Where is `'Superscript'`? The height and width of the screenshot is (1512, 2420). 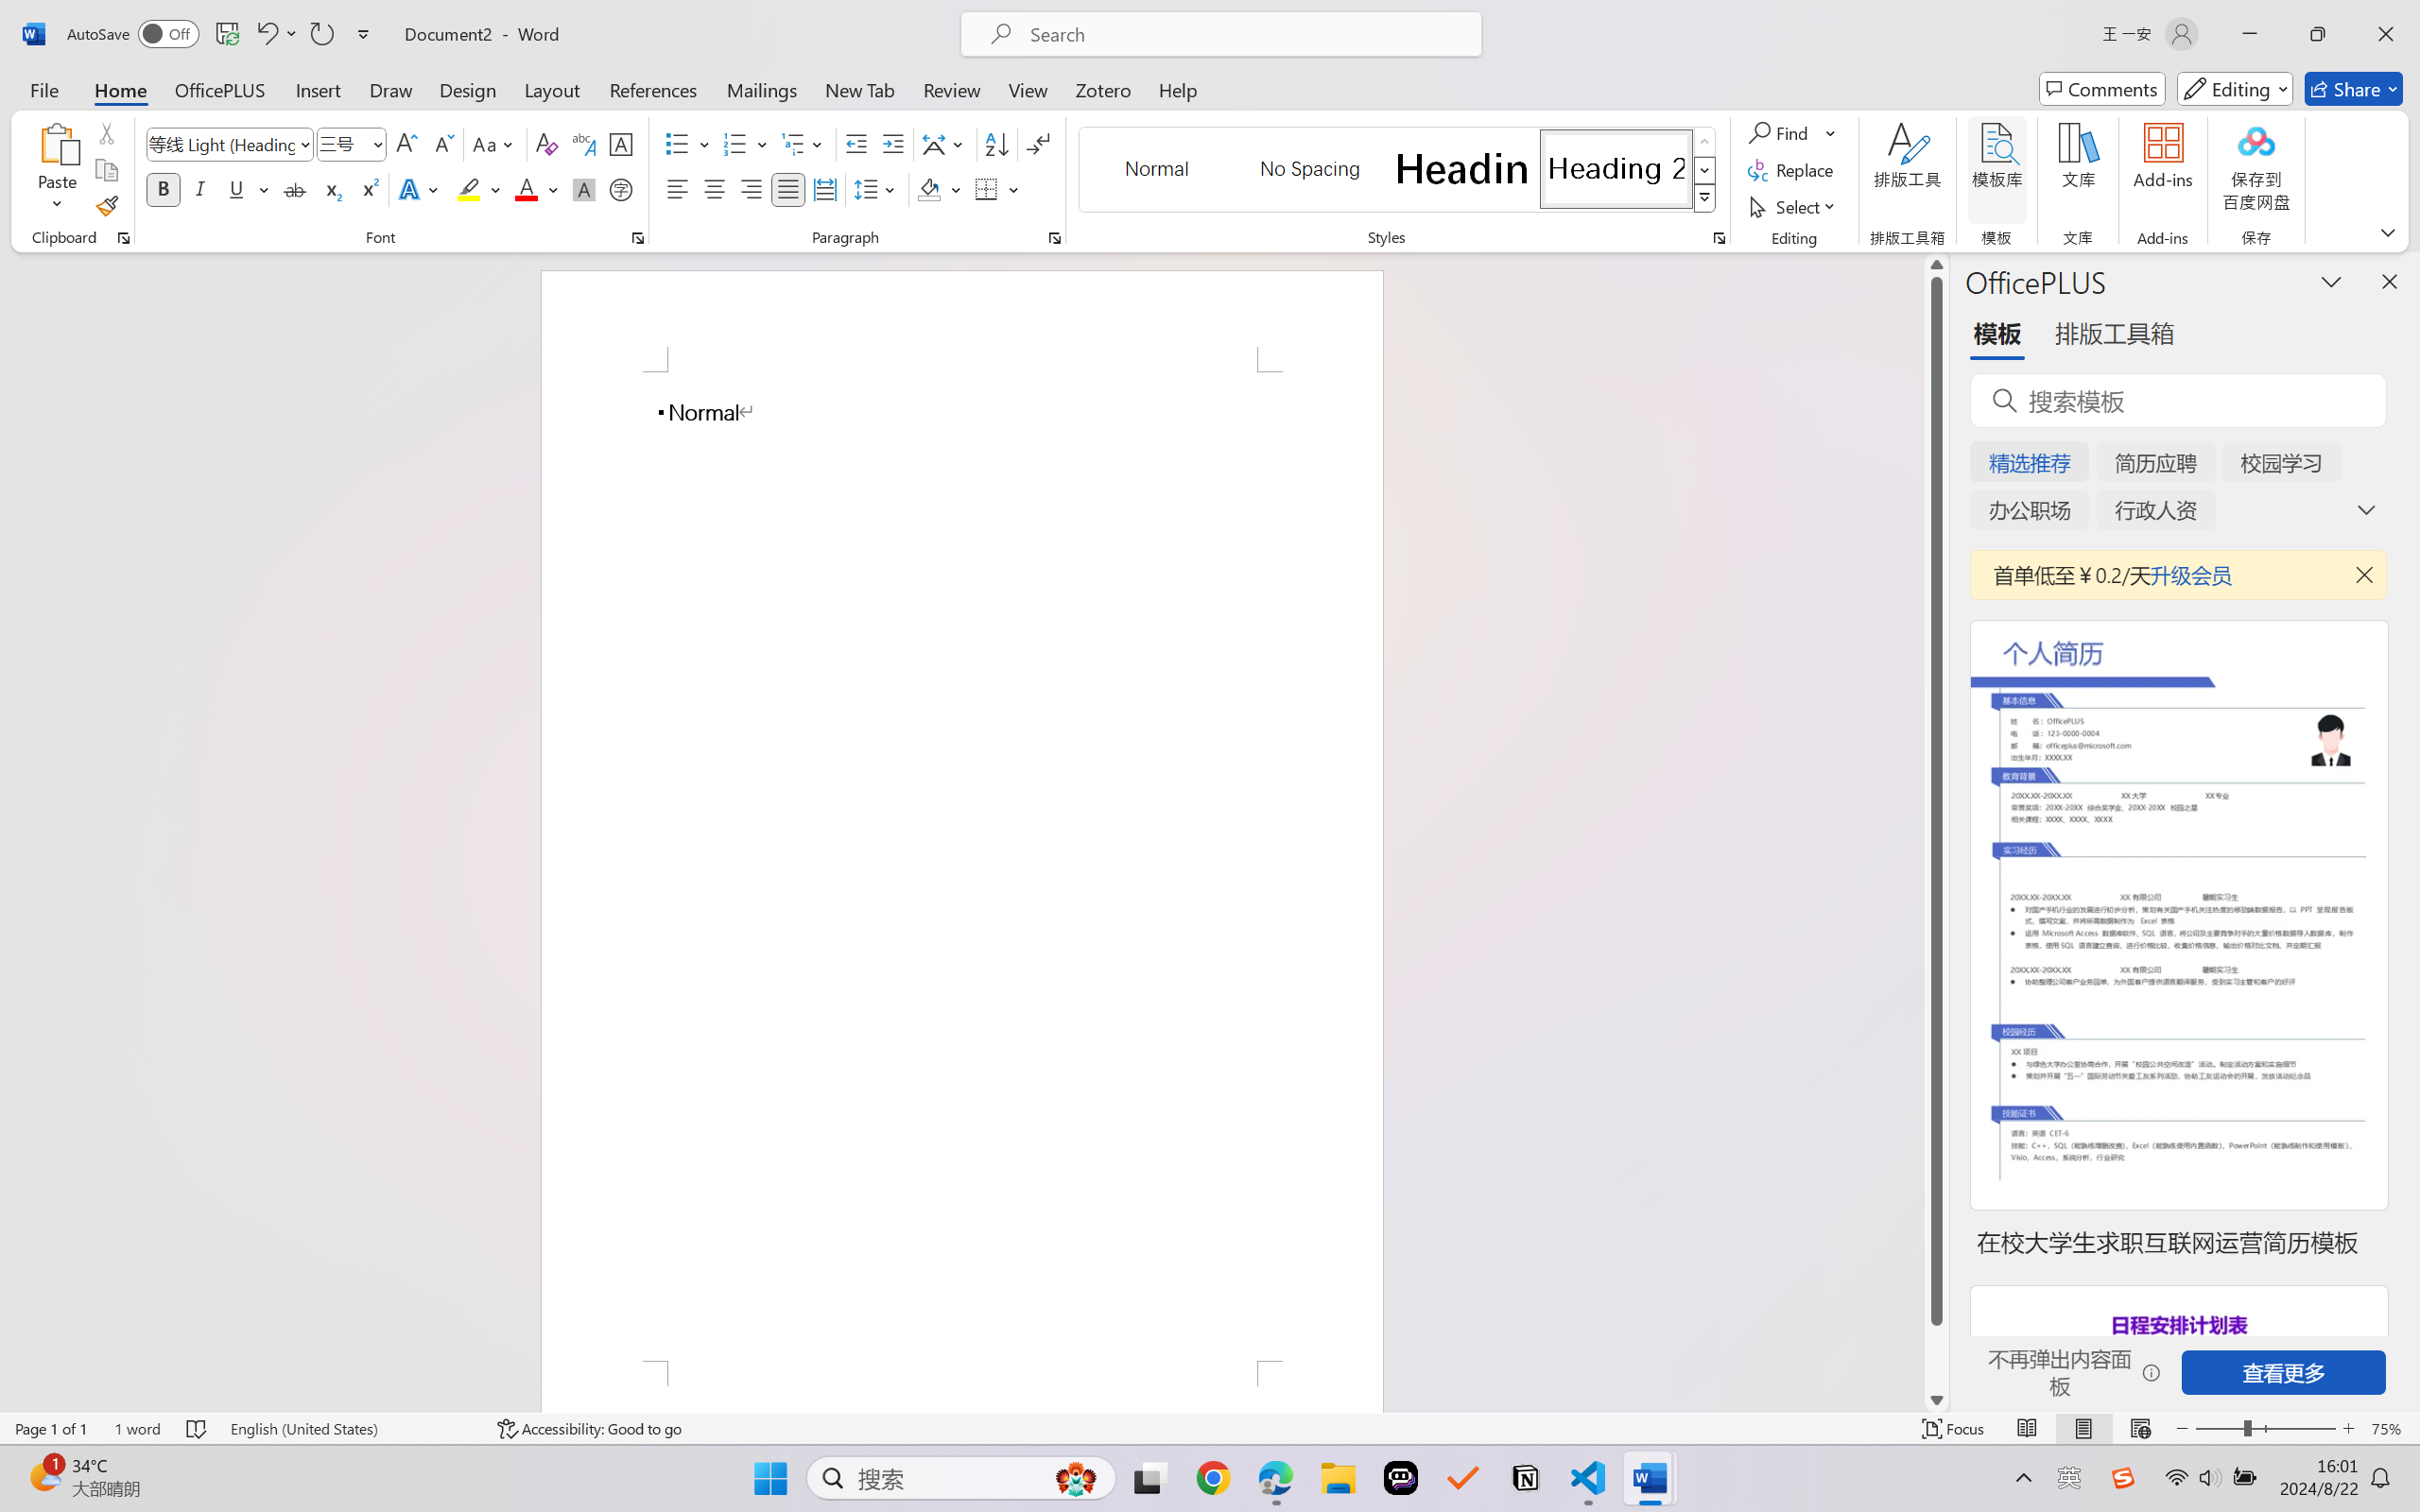
'Superscript' is located at coordinates (367, 188).